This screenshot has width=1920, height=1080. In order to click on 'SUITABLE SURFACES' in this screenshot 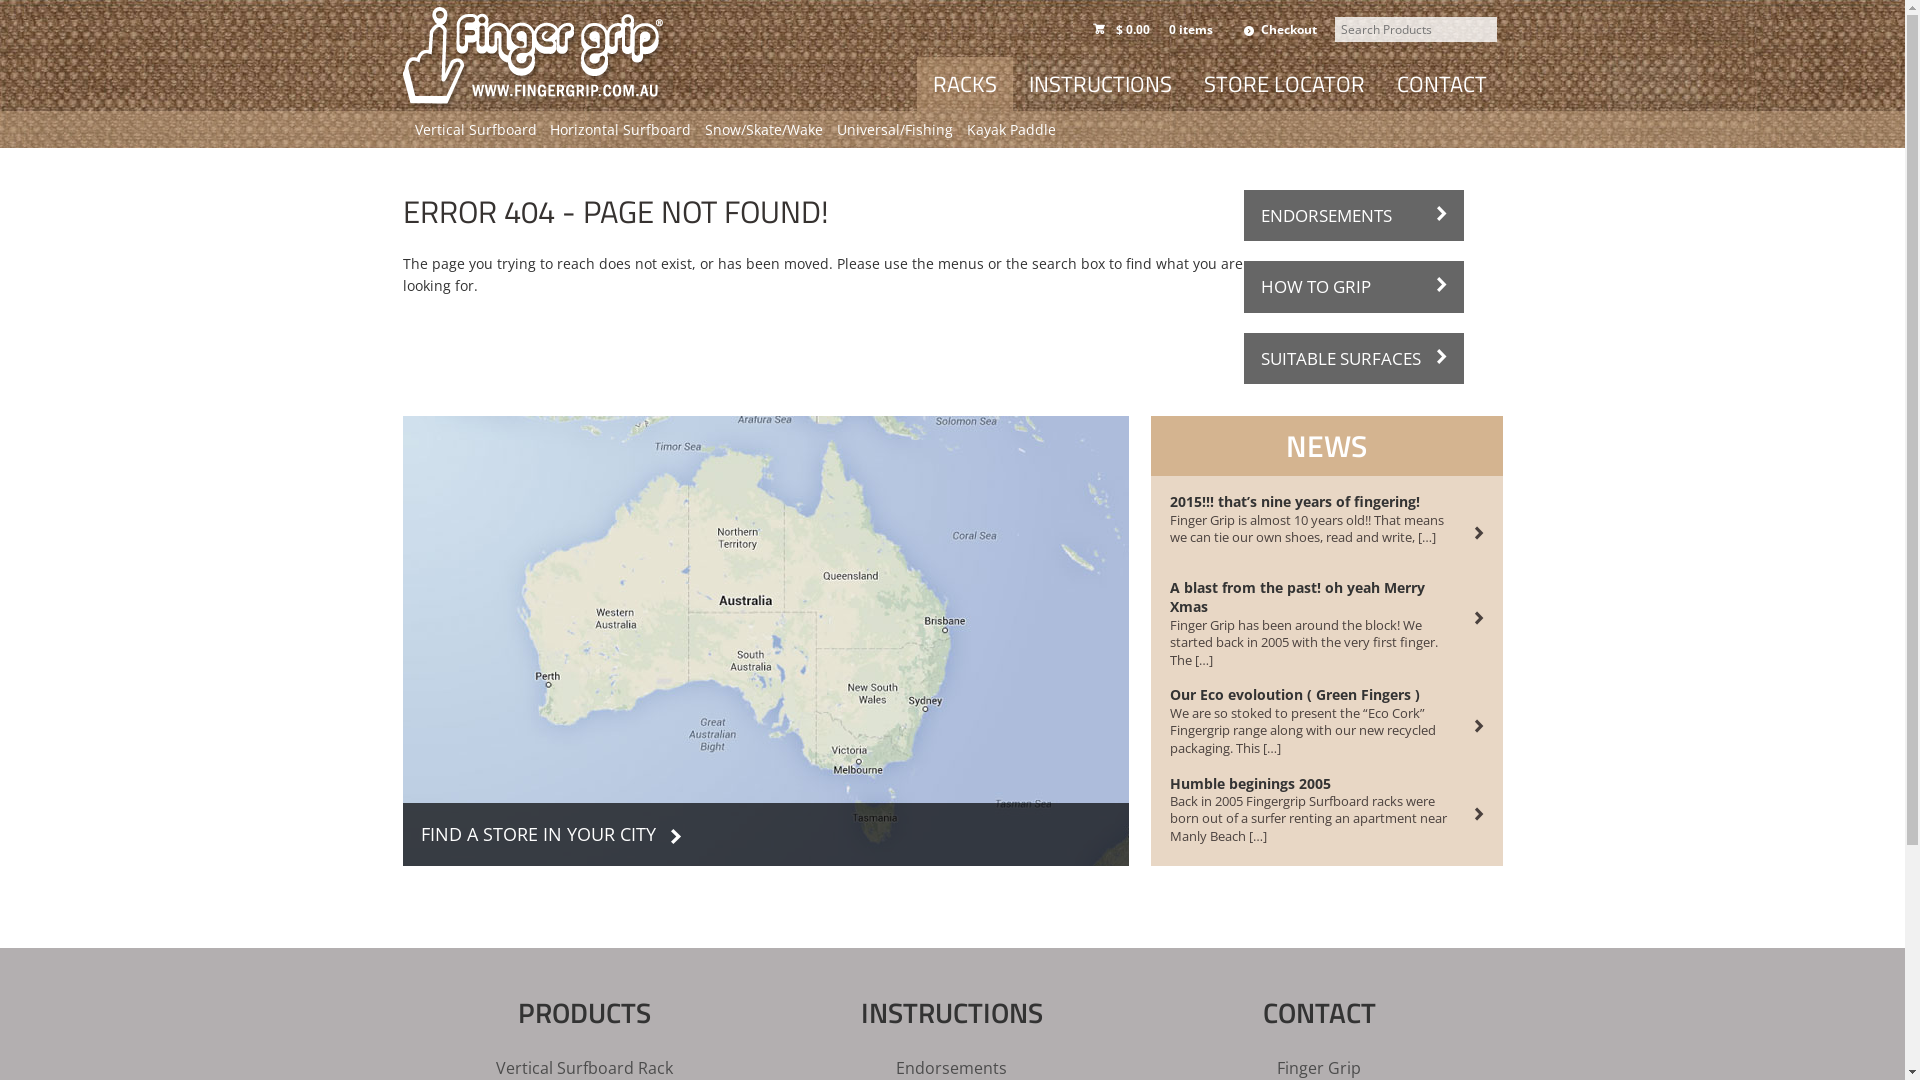, I will do `click(1353, 357)`.